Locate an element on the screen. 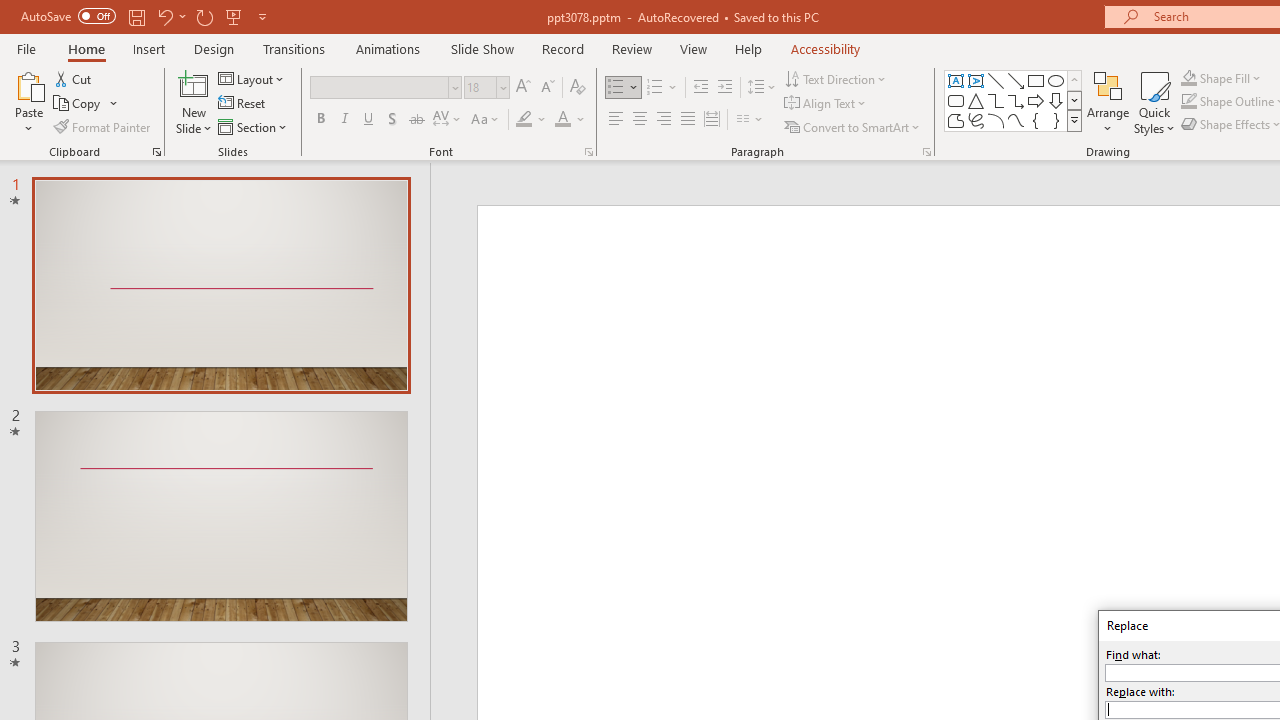  'Isosceles Triangle' is located at coordinates (976, 100).